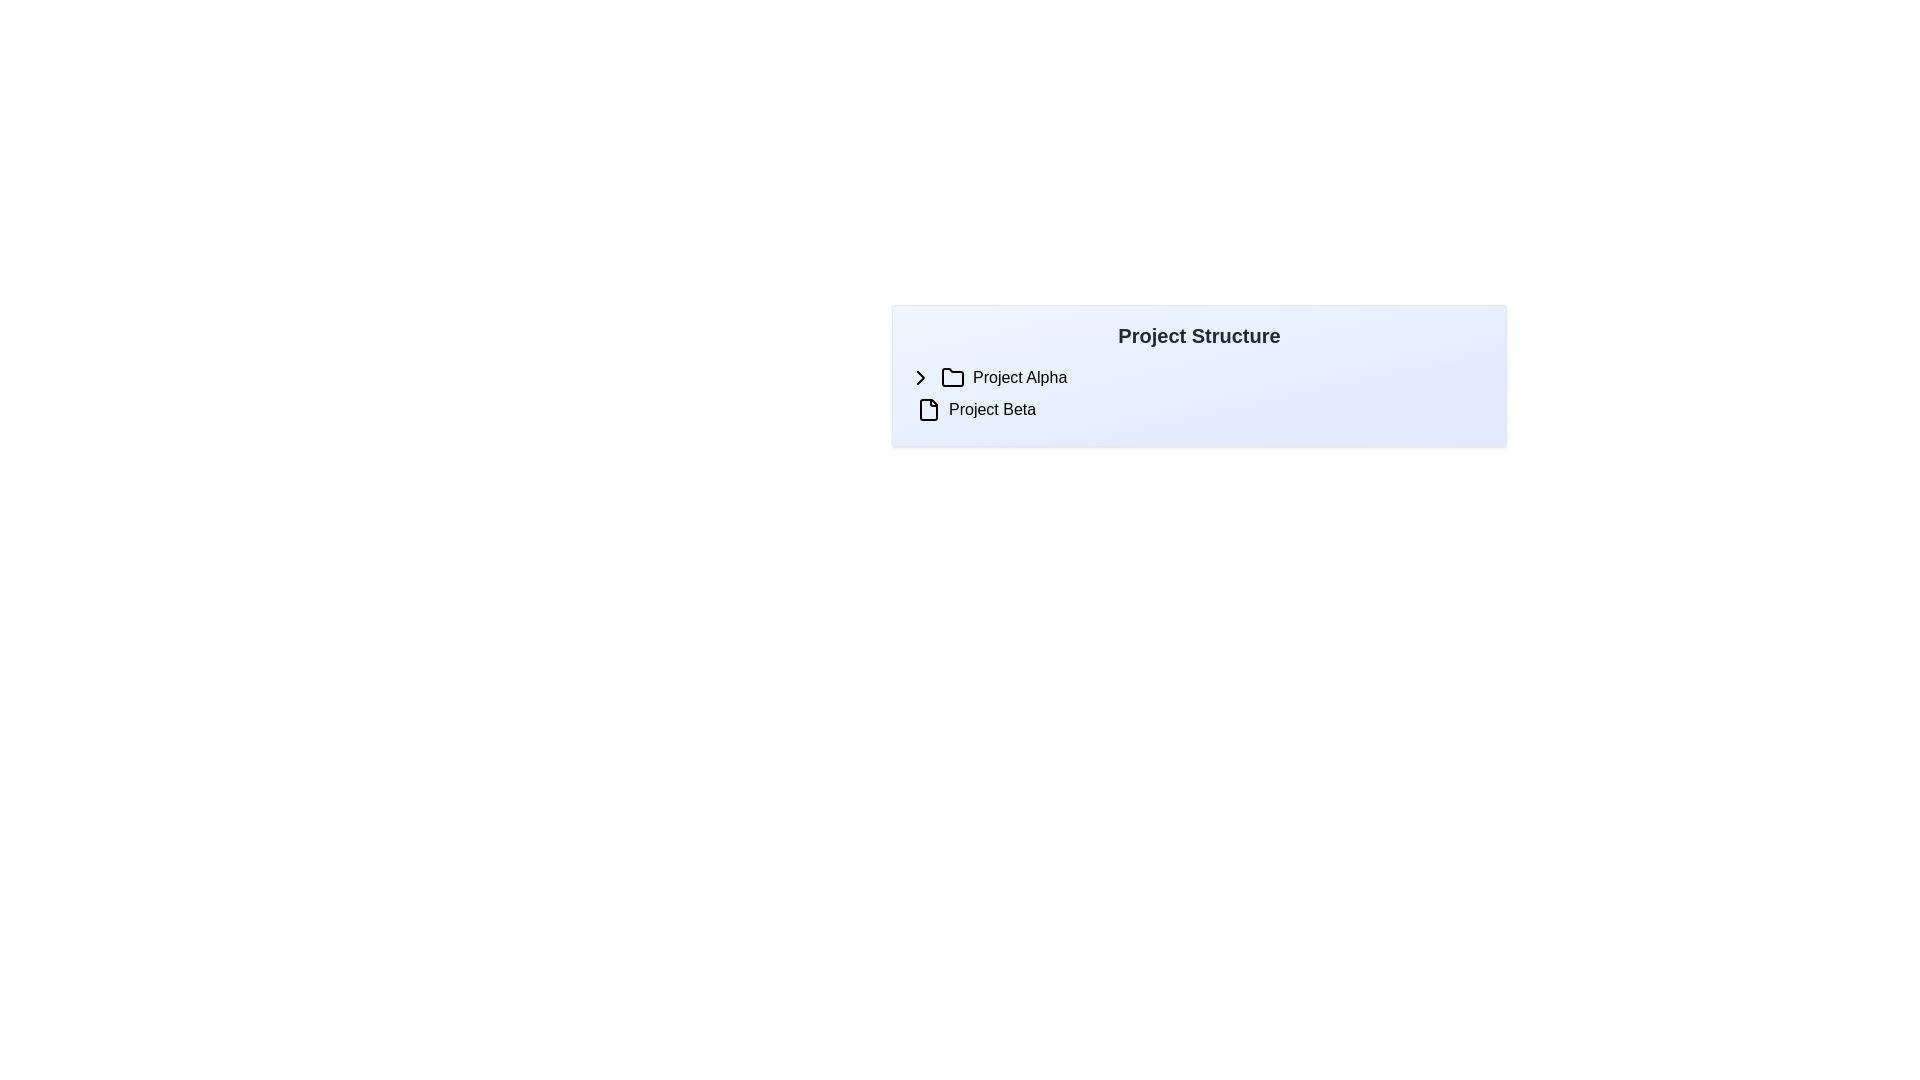 The height and width of the screenshot is (1080, 1920). What do you see at coordinates (920, 378) in the screenshot?
I see `the arrow icon next to 'Project Alpha'` at bounding box center [920, 378].